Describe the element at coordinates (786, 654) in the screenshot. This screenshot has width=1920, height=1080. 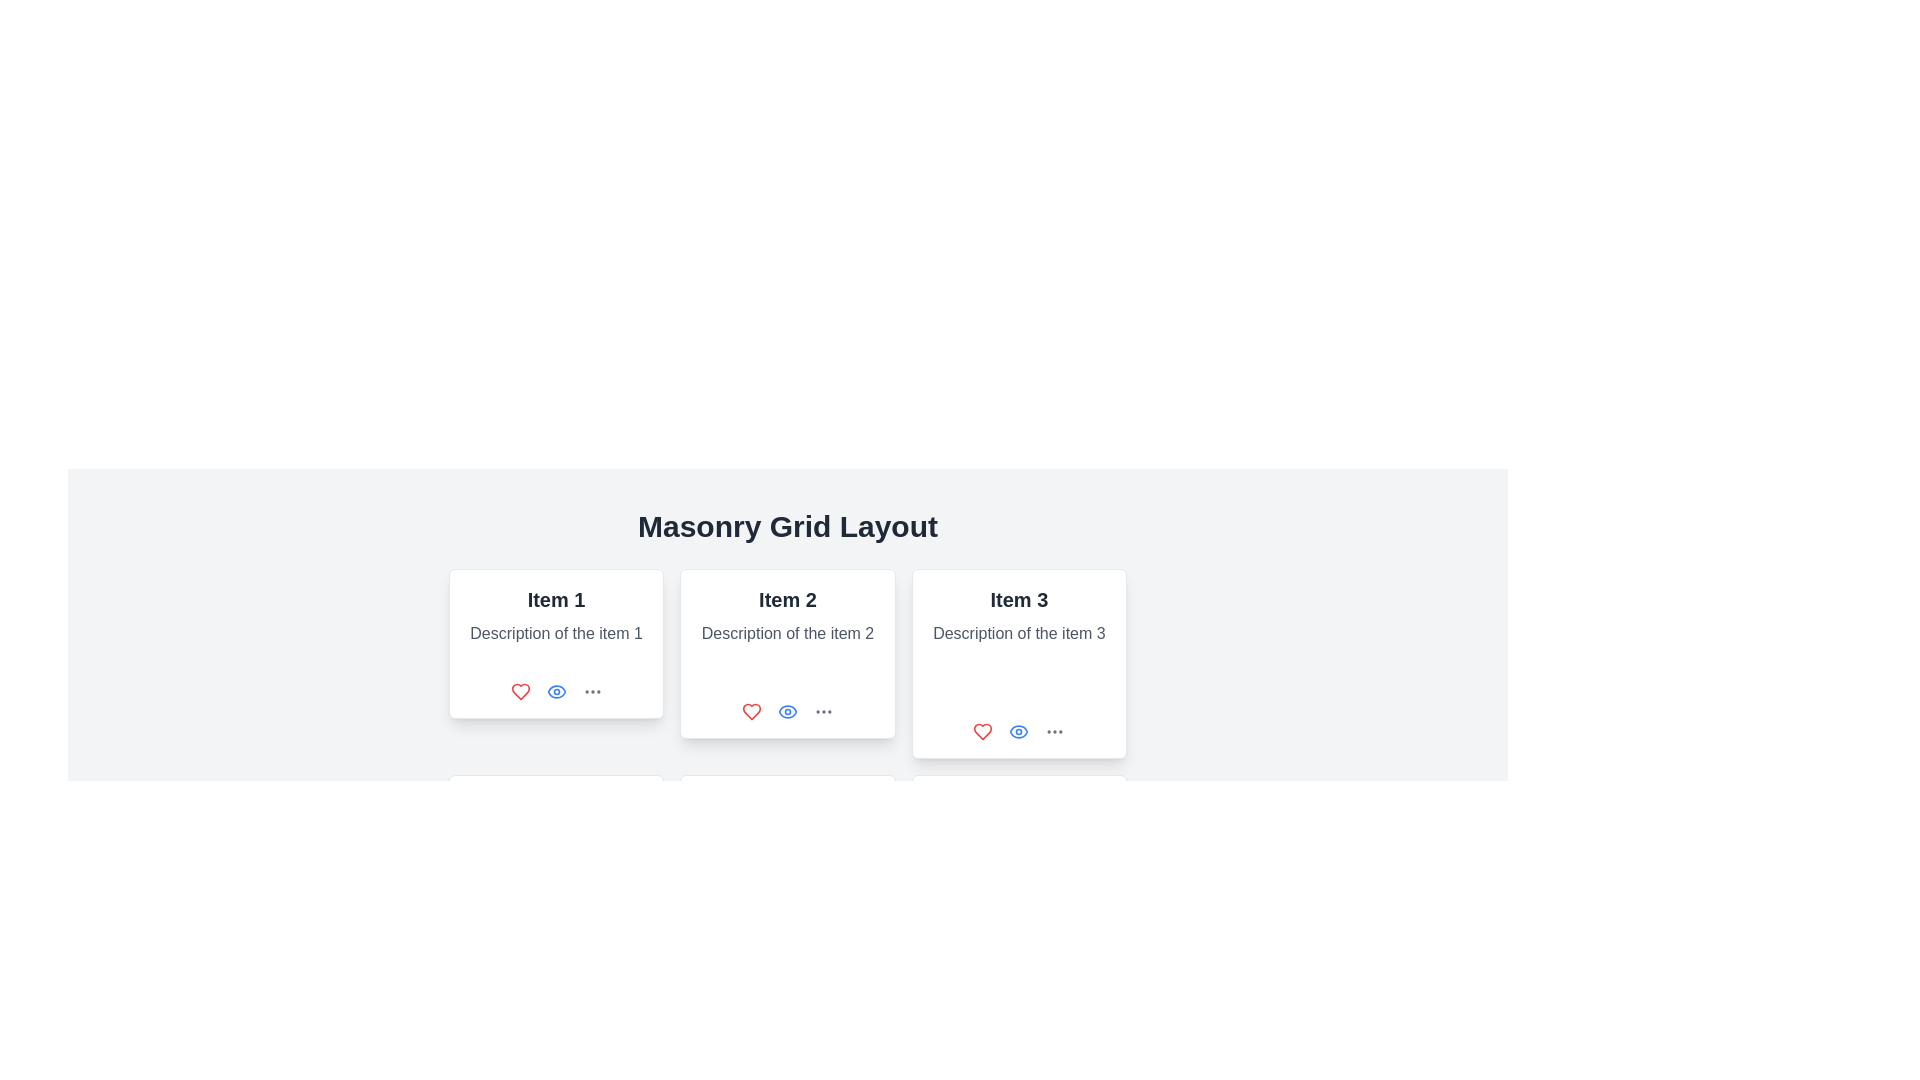
I see `one of the icons below the description of the Card Display Element for 'Item 2', which is the second card in the grid layout` at that location.